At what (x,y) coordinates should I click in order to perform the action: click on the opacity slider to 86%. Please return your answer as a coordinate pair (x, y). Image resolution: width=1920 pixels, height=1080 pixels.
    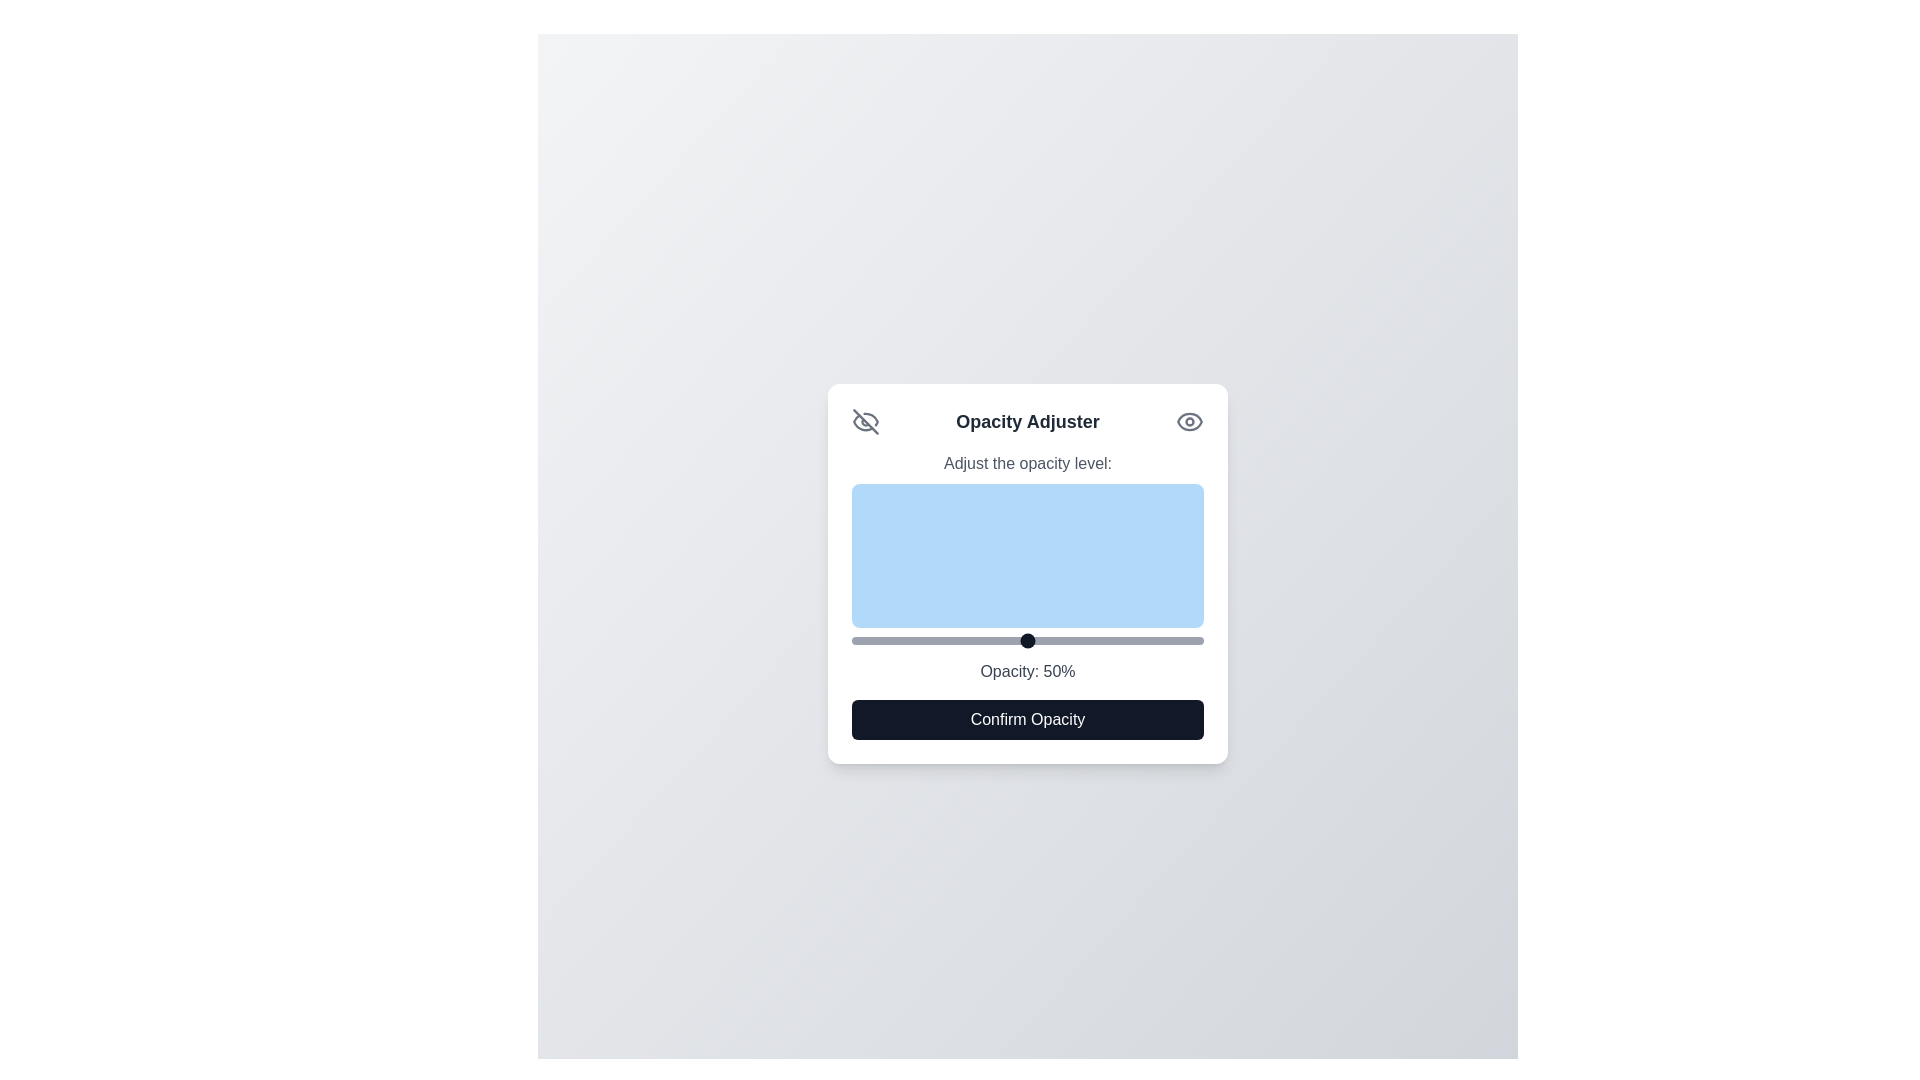
    Looking at the image, I should click on (1154, 640).